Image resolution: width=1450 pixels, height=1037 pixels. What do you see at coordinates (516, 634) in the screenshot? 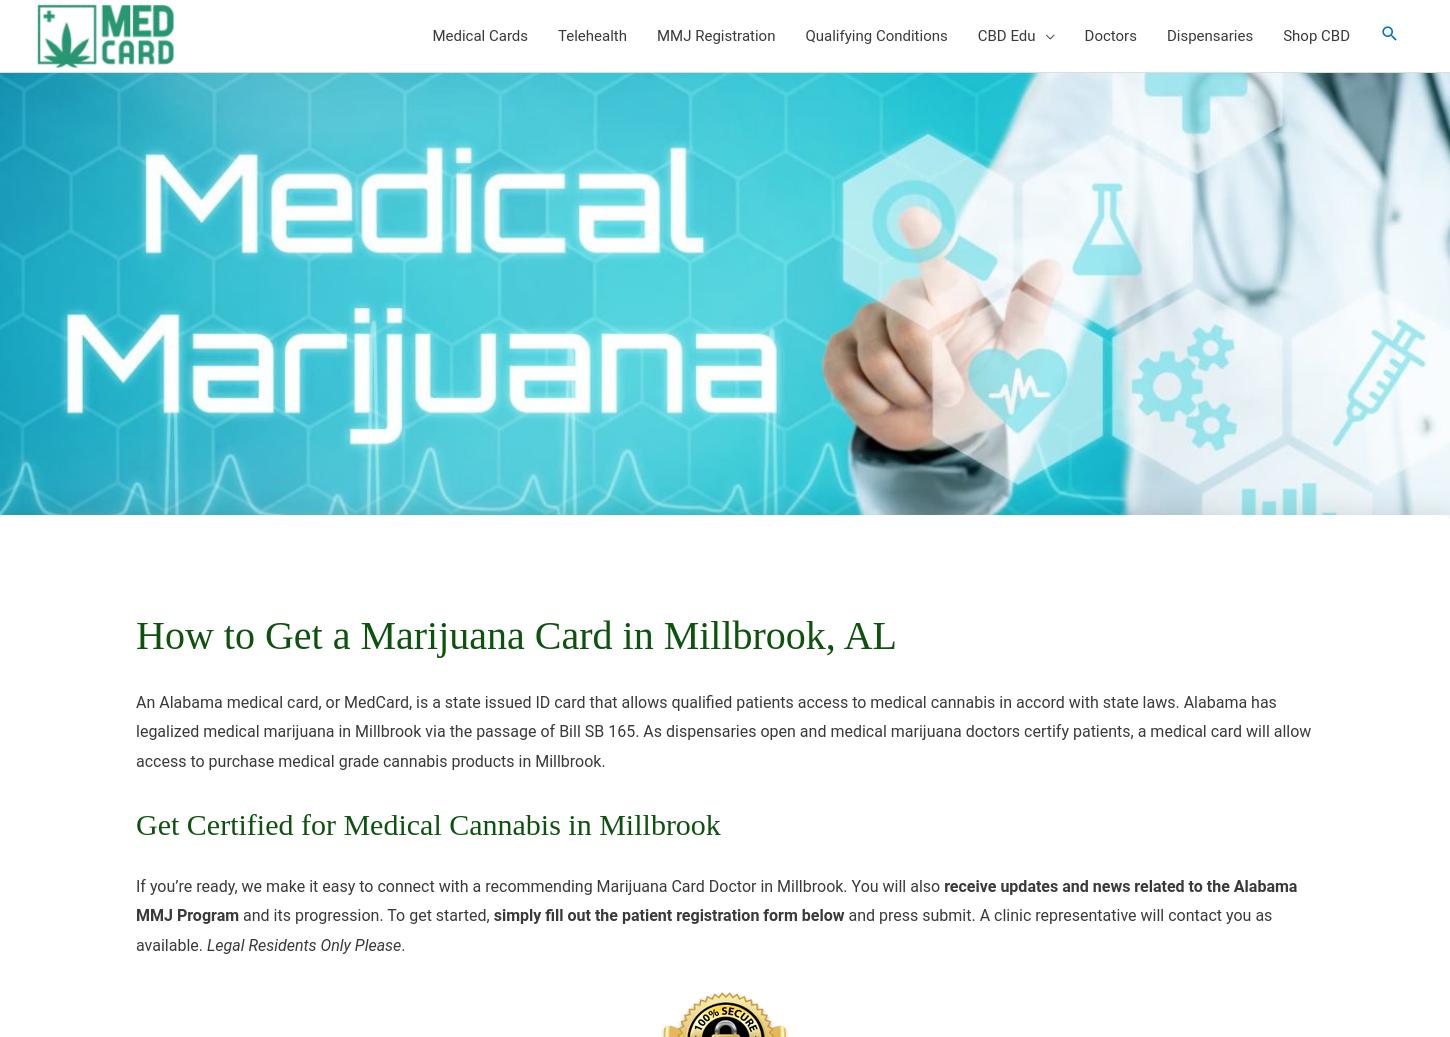
I see `'How to Get a Marijuana Card in Millbrook, AL'` at bounding box center [516, 634].